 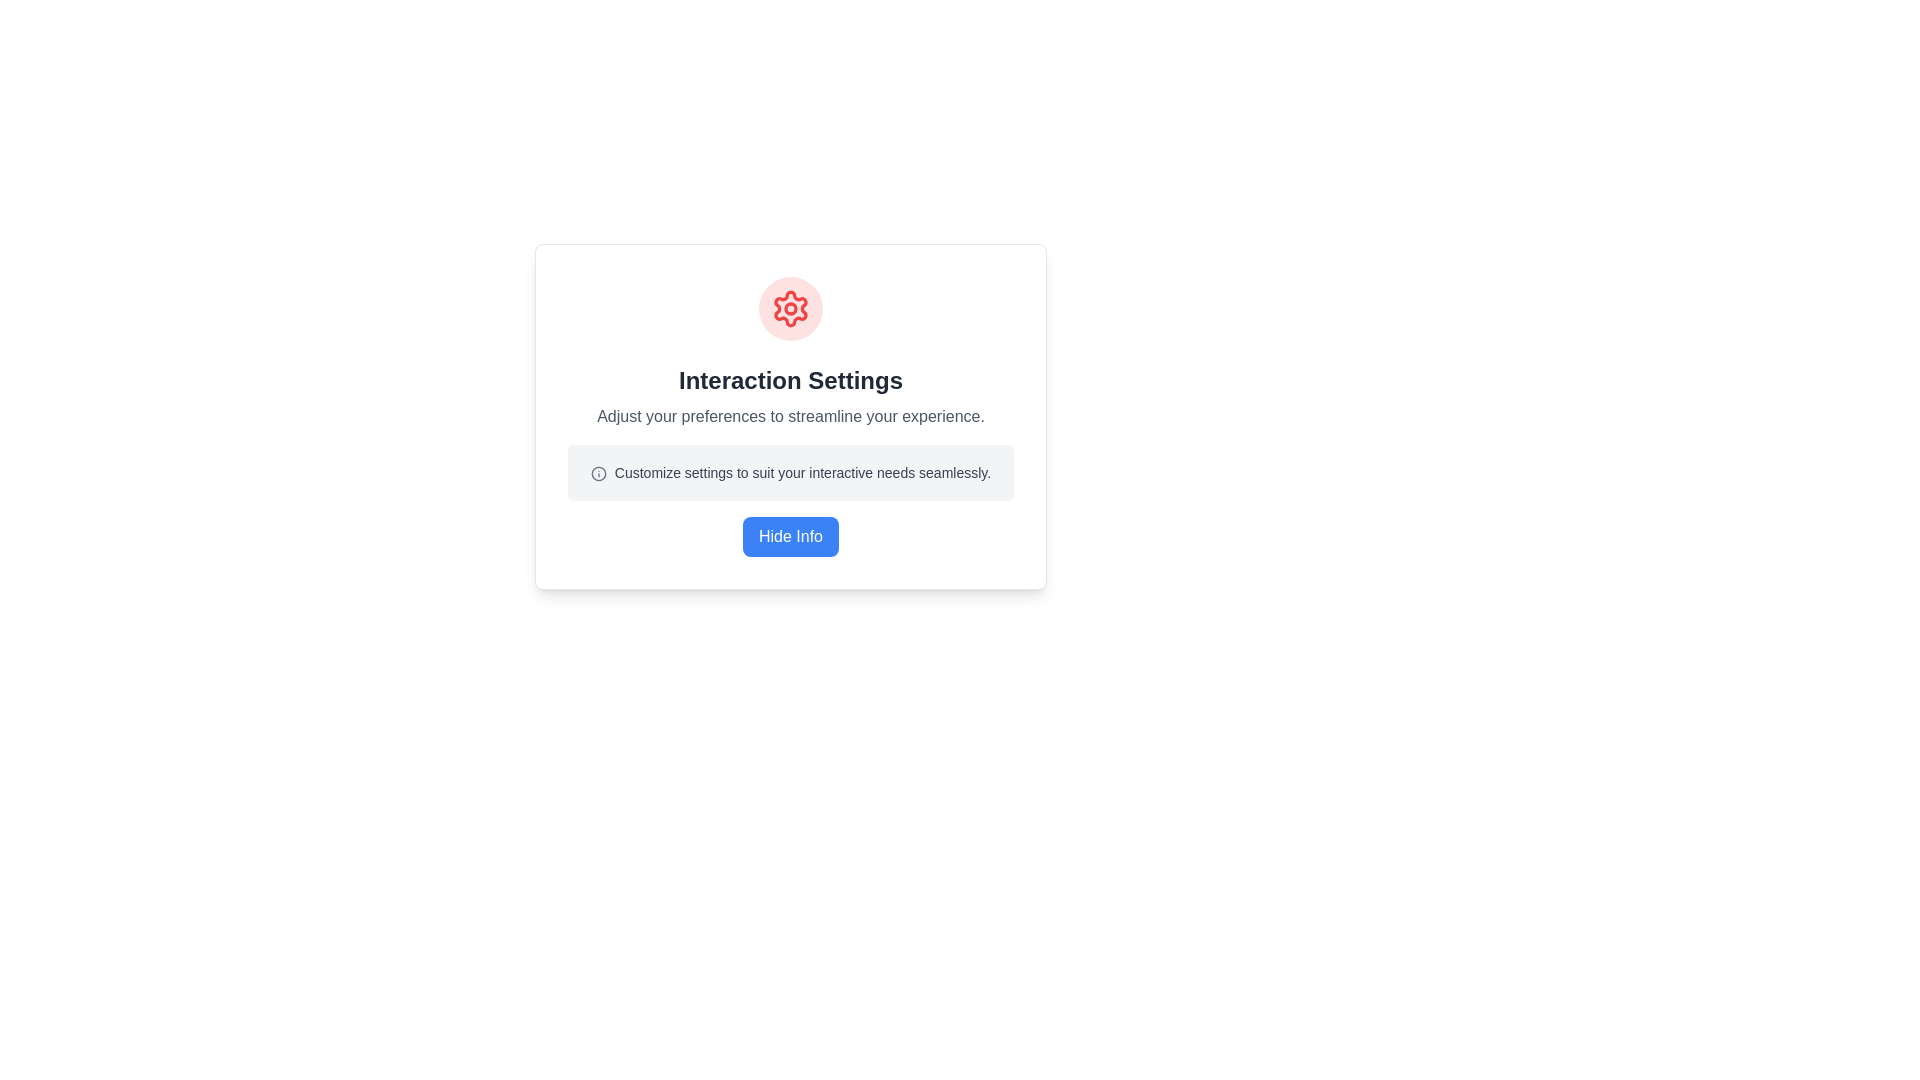 I want to click on the decorative circle SVG element located at the center of the gear-shaped icon above the 'Interaction Settings' title in the dialog box, so click(x=790, y=308).